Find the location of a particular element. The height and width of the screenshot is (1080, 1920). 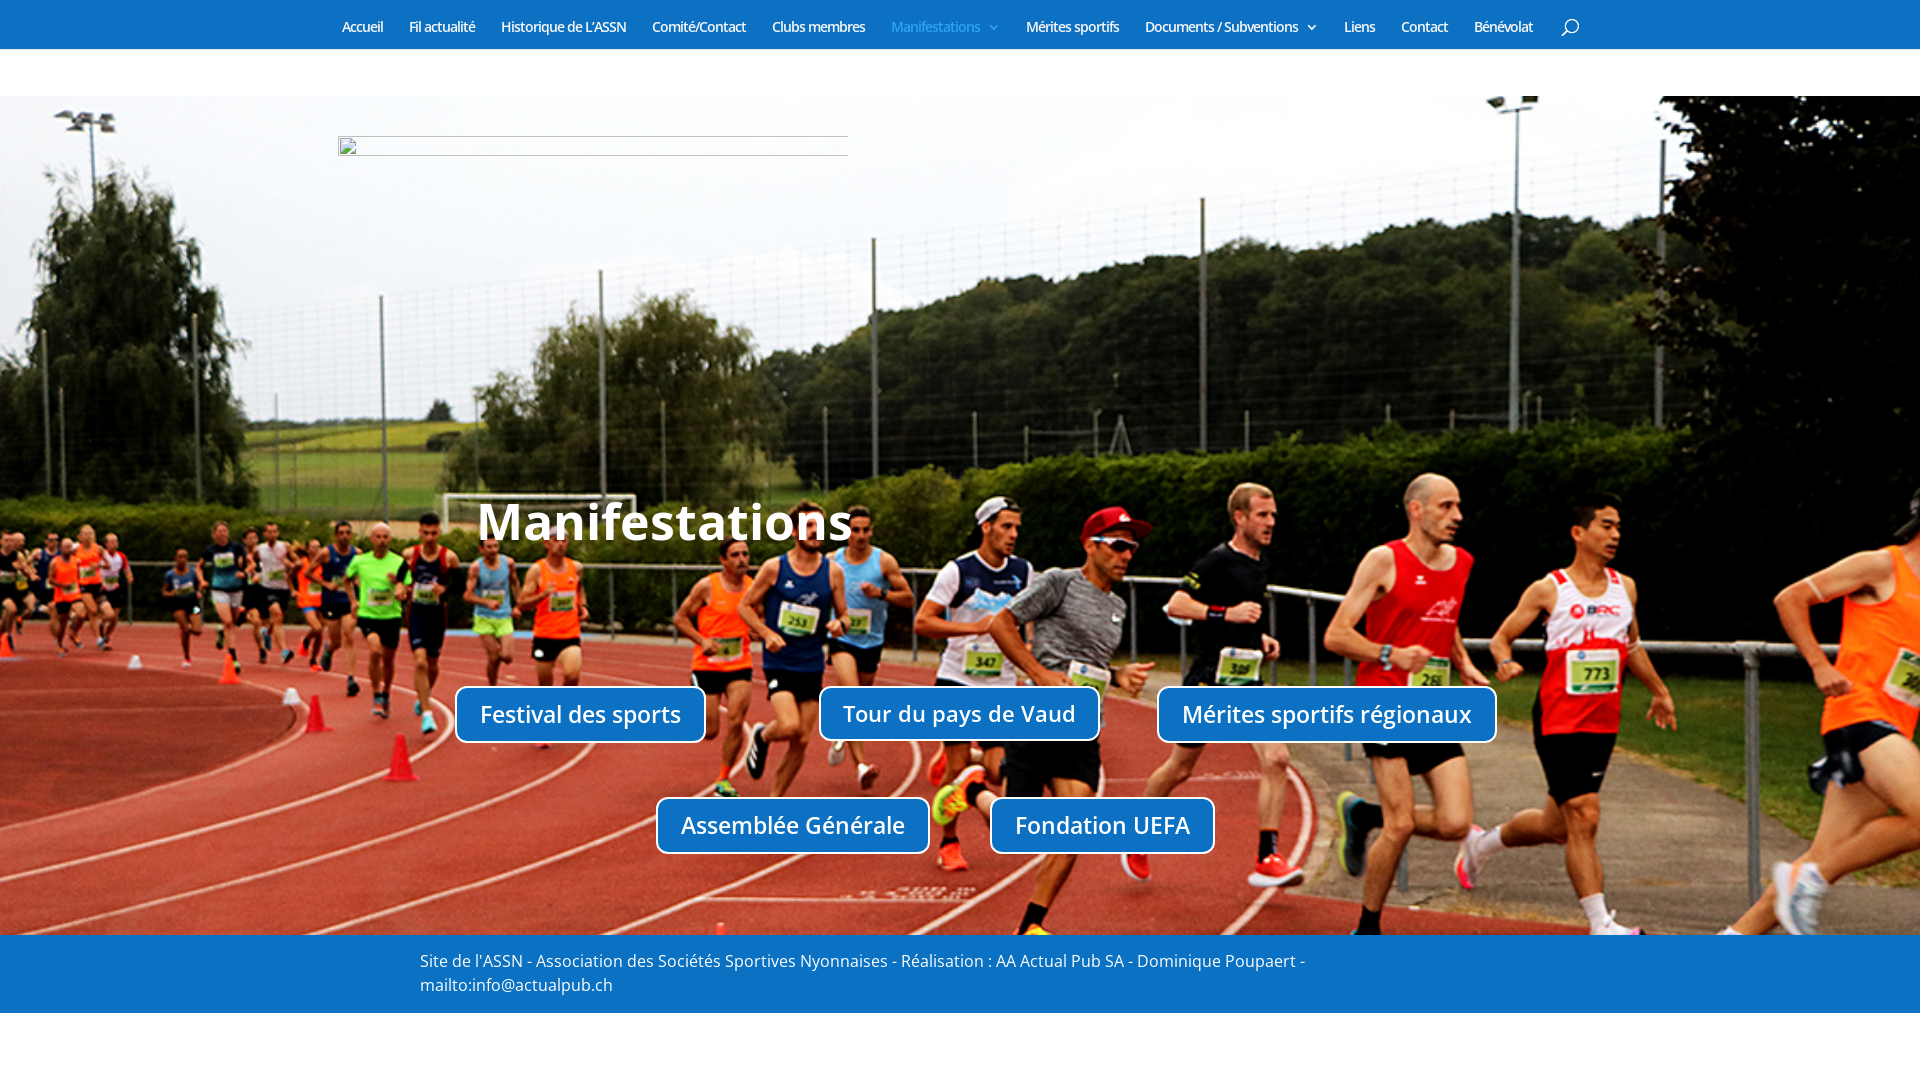

'Contact' is located at coordinates (1422, 34).